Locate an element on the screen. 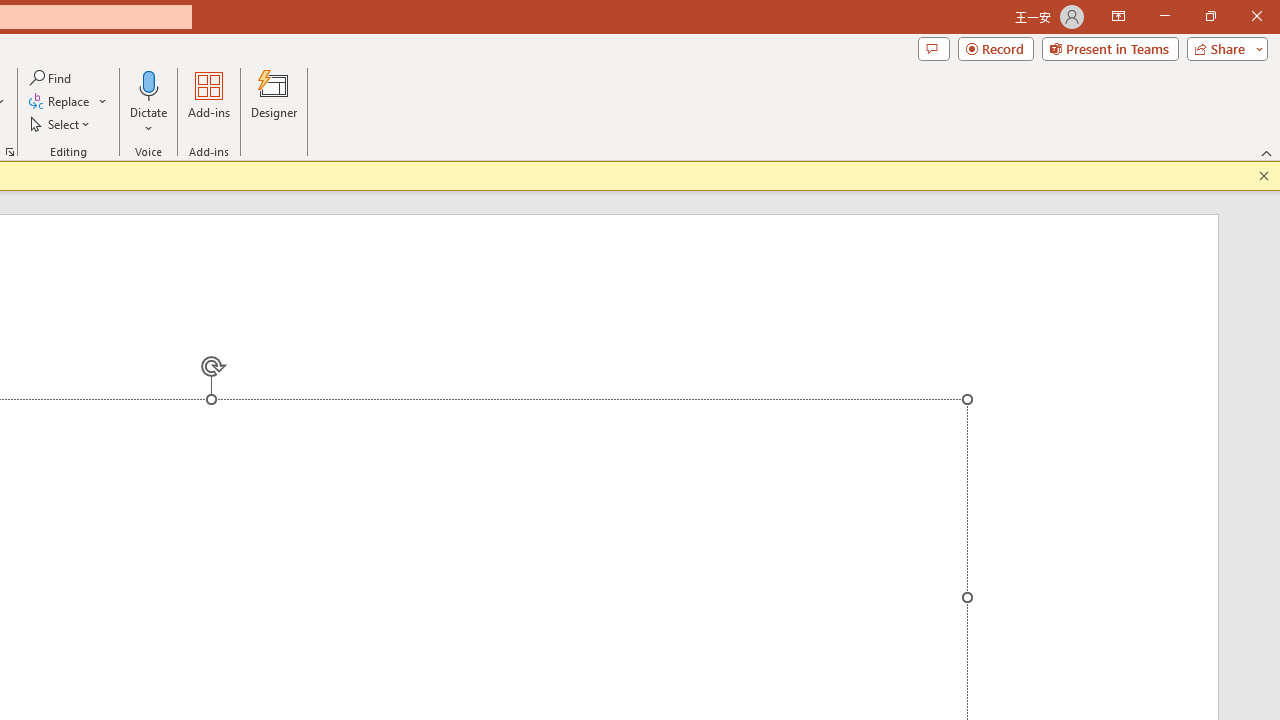 The width and height of the screenshot is (1280, 720). 'Share' is located at coordinates (1222, 47).